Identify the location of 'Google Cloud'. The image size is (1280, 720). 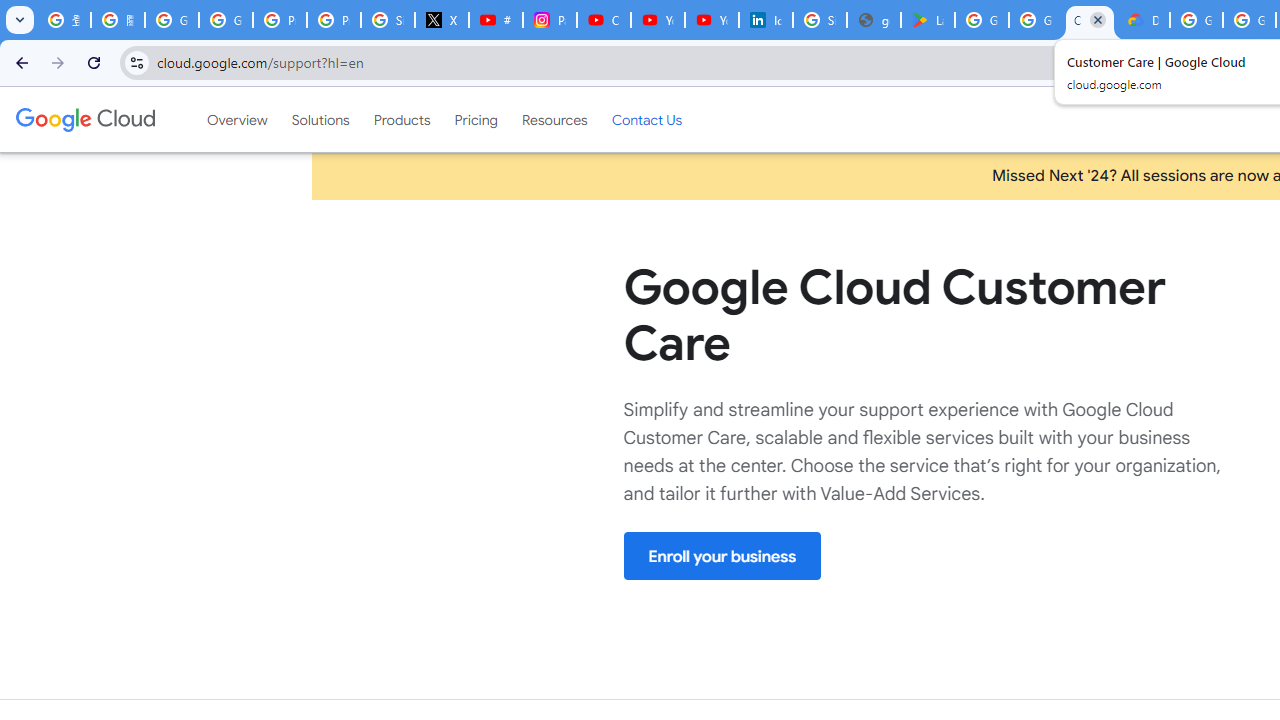
(84, 119).